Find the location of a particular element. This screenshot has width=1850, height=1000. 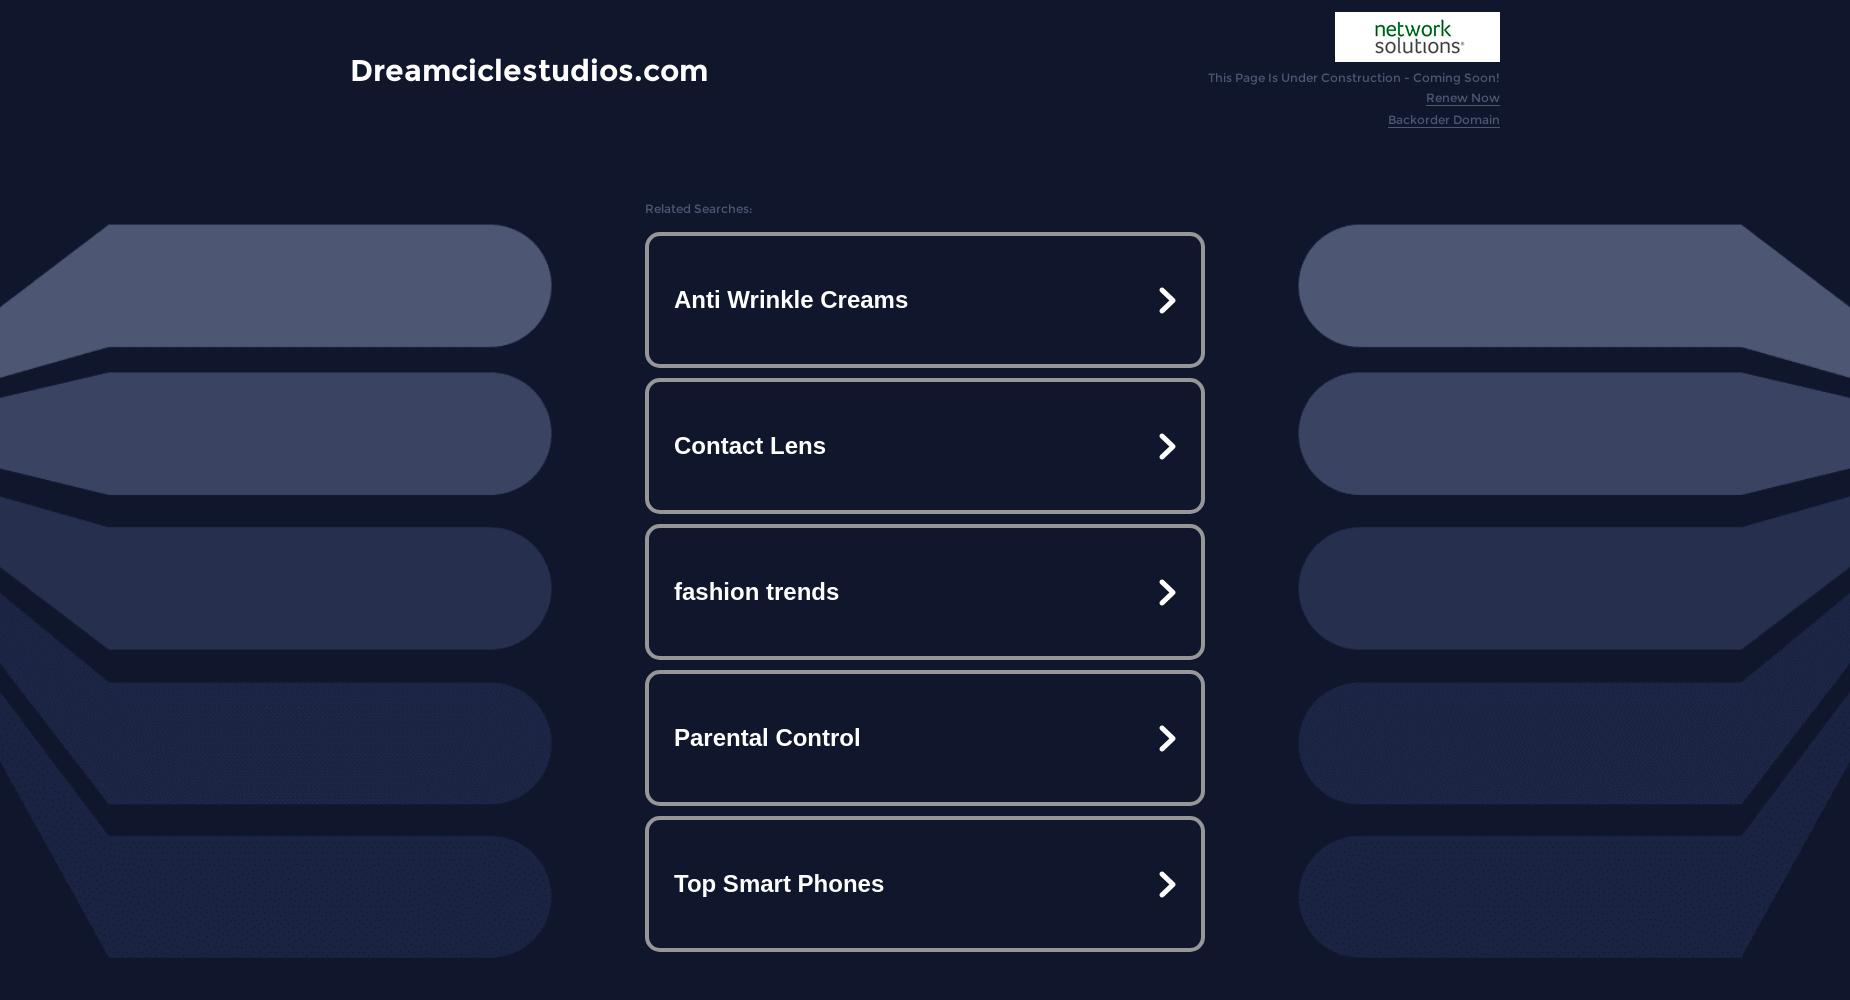

'Parental Control' is located at coordinates (767, 736).